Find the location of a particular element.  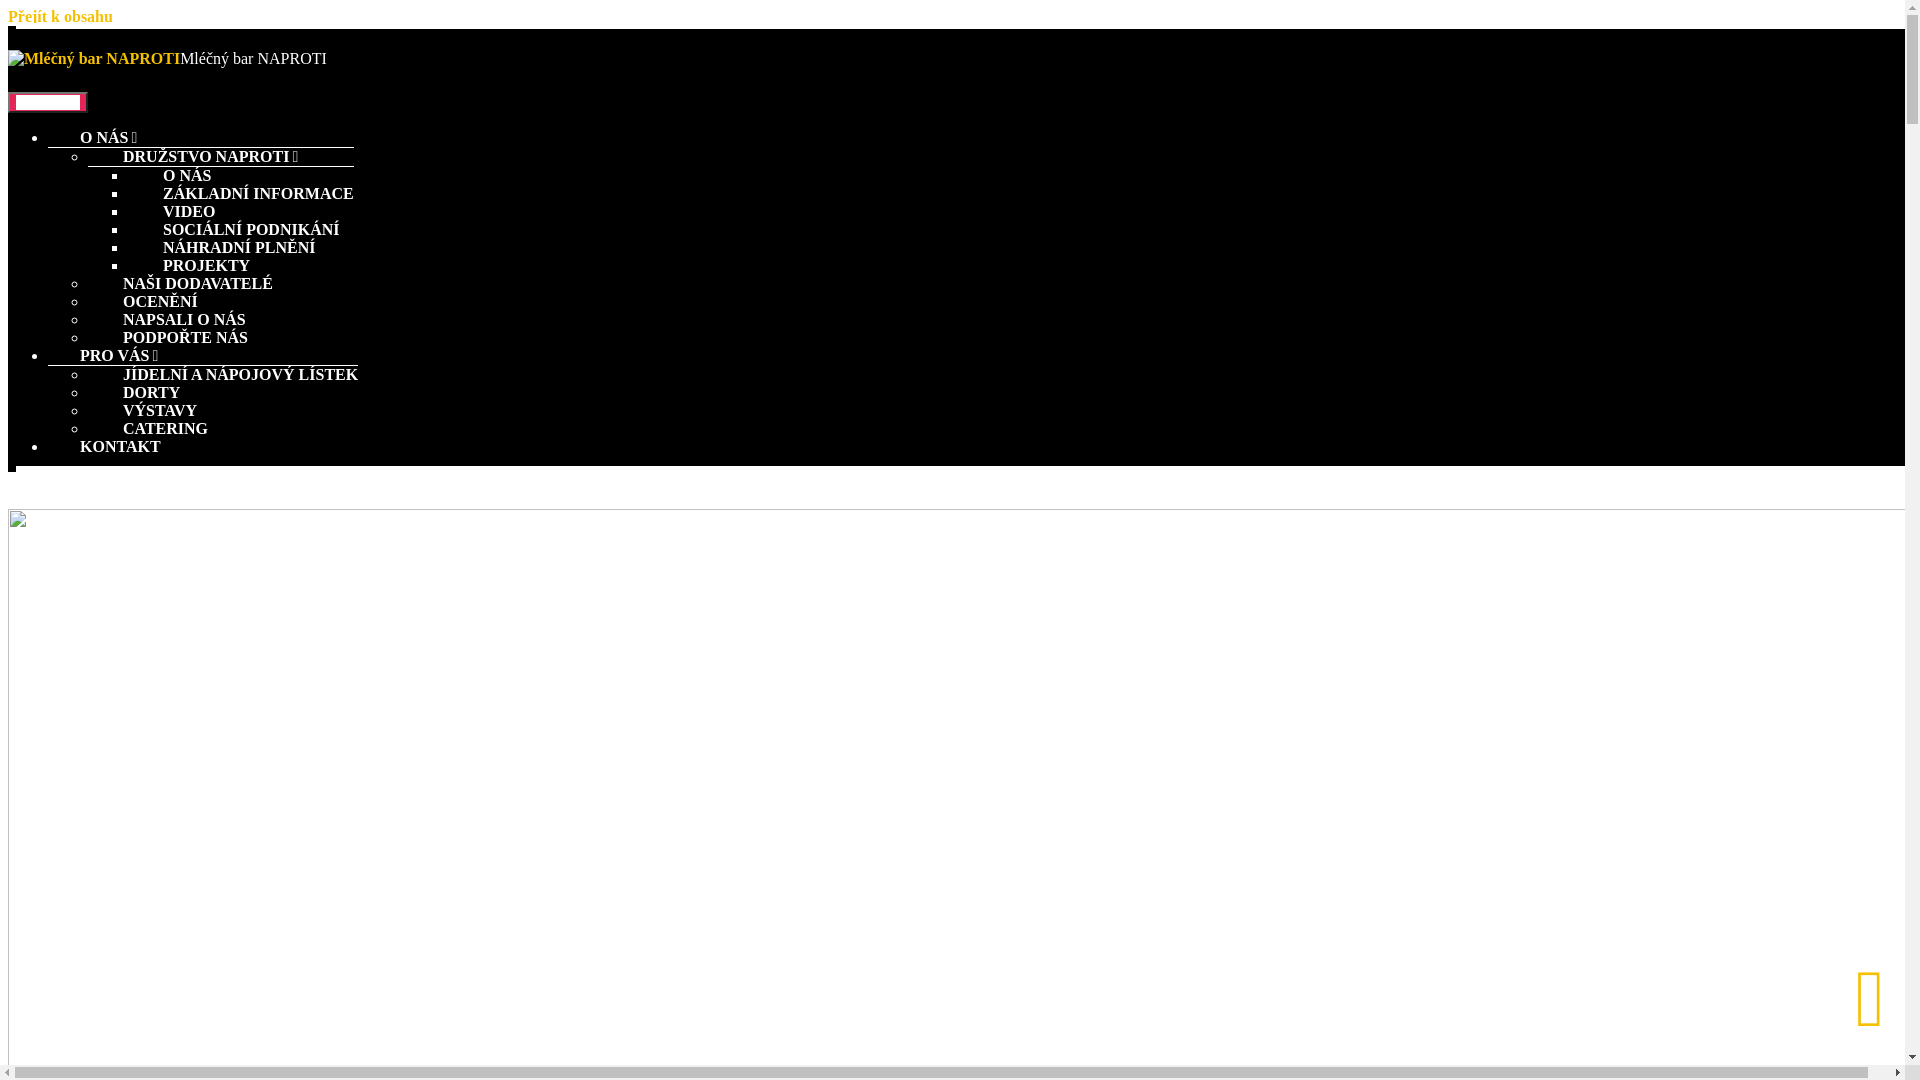

'CATERING' is located at coordinates (147, 405).